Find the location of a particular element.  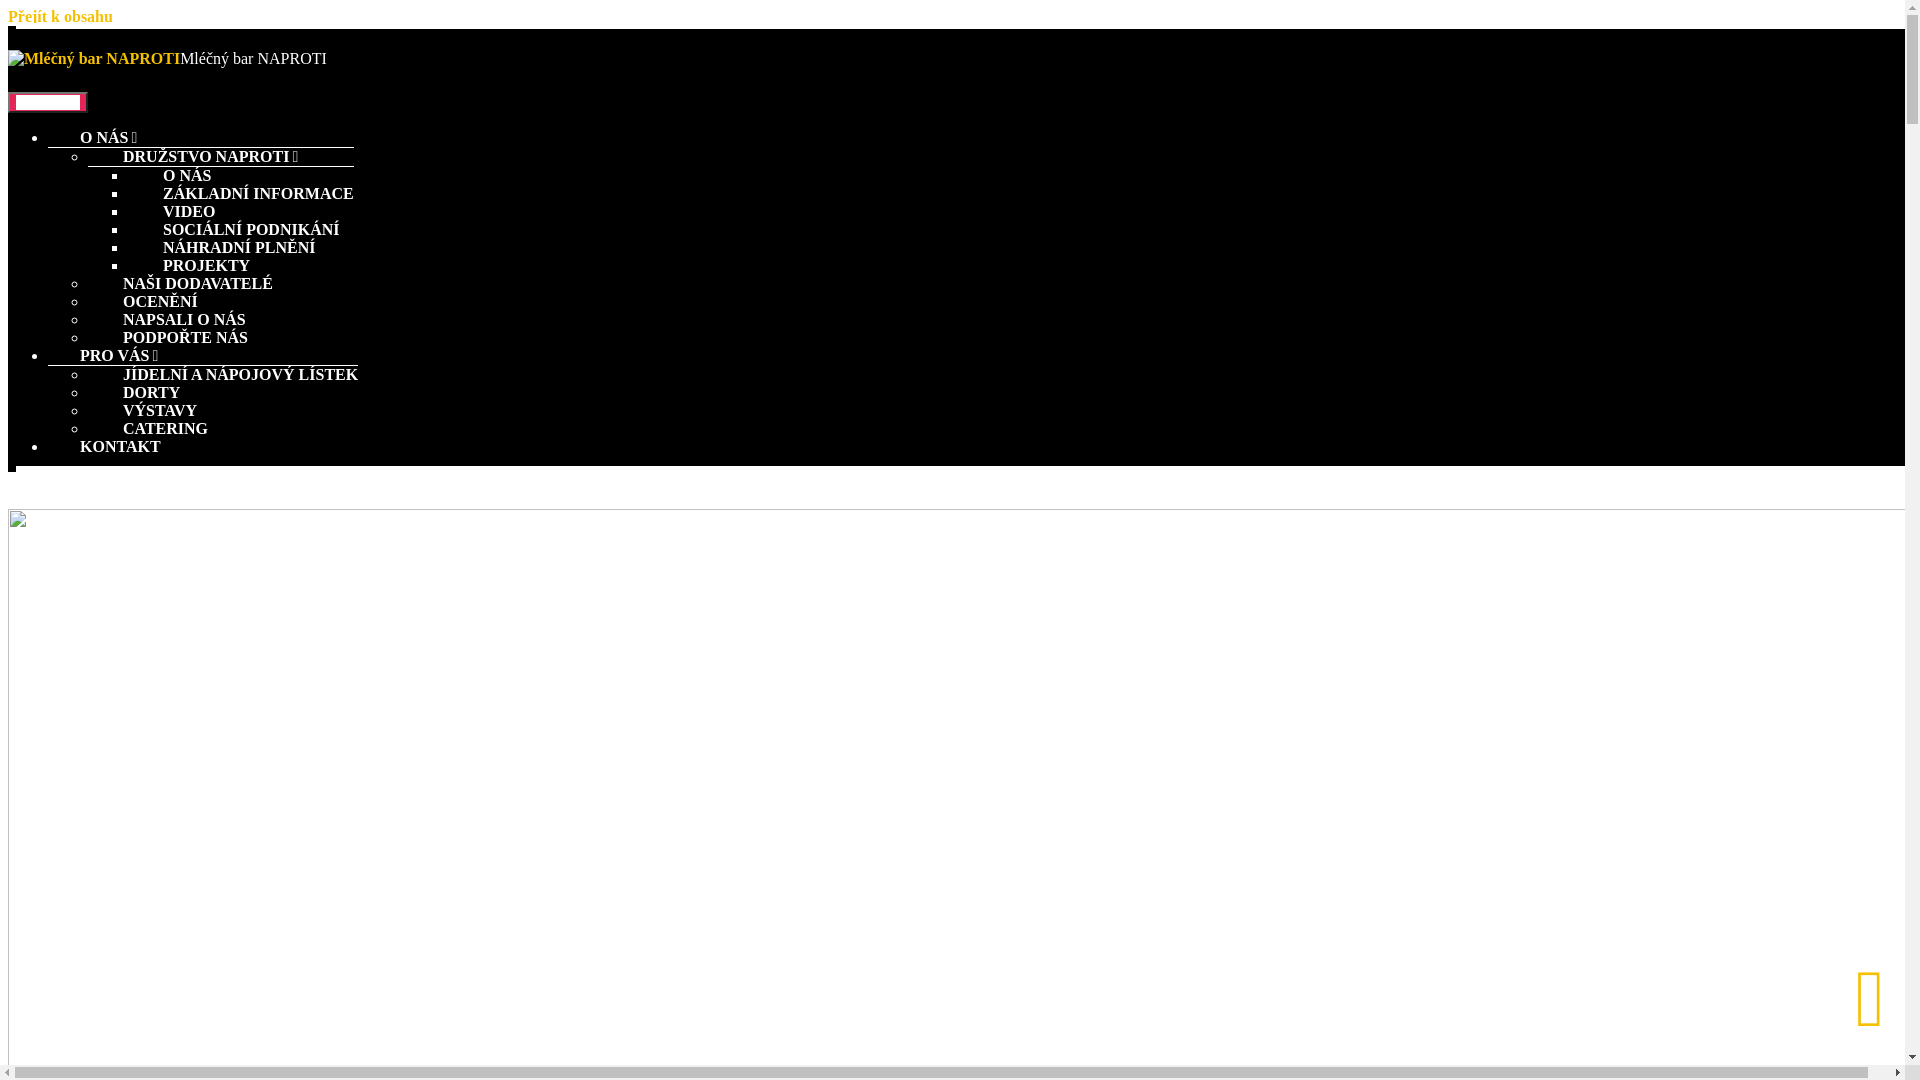

'CATERING' is located at coordinates (147, 405).